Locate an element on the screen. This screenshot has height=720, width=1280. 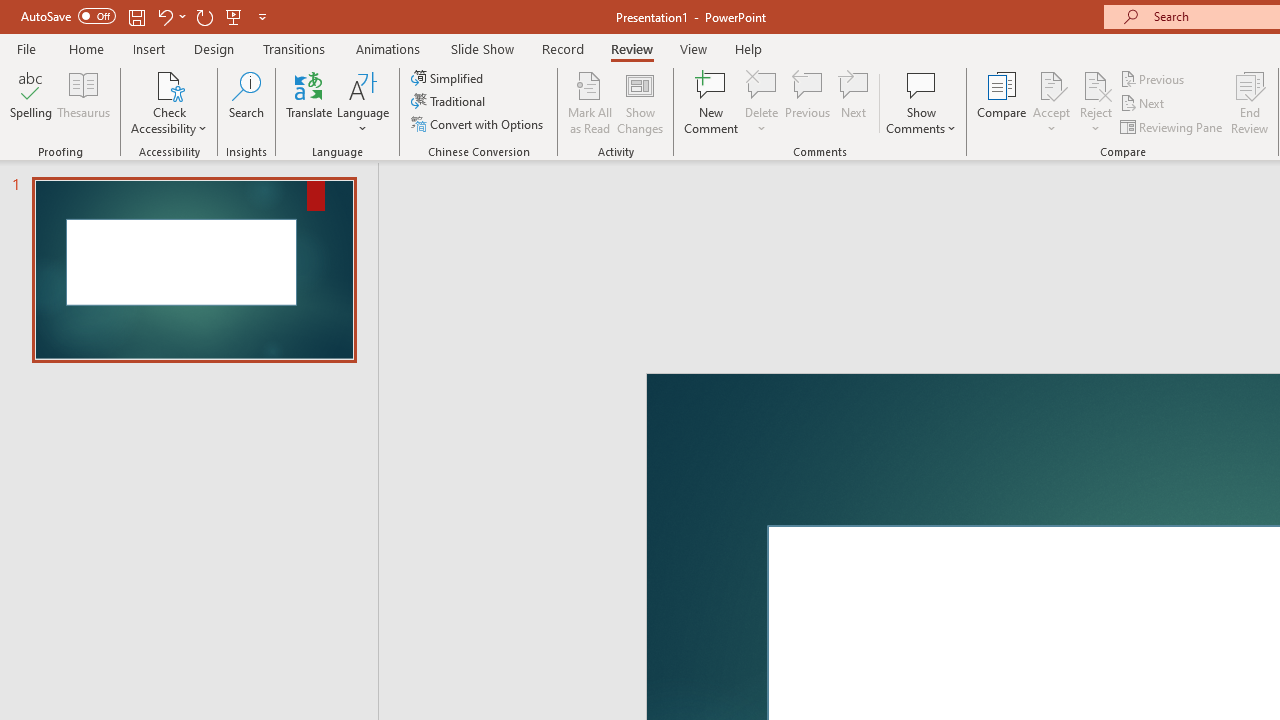
'Previous' is located at coordinates (1153, 78).